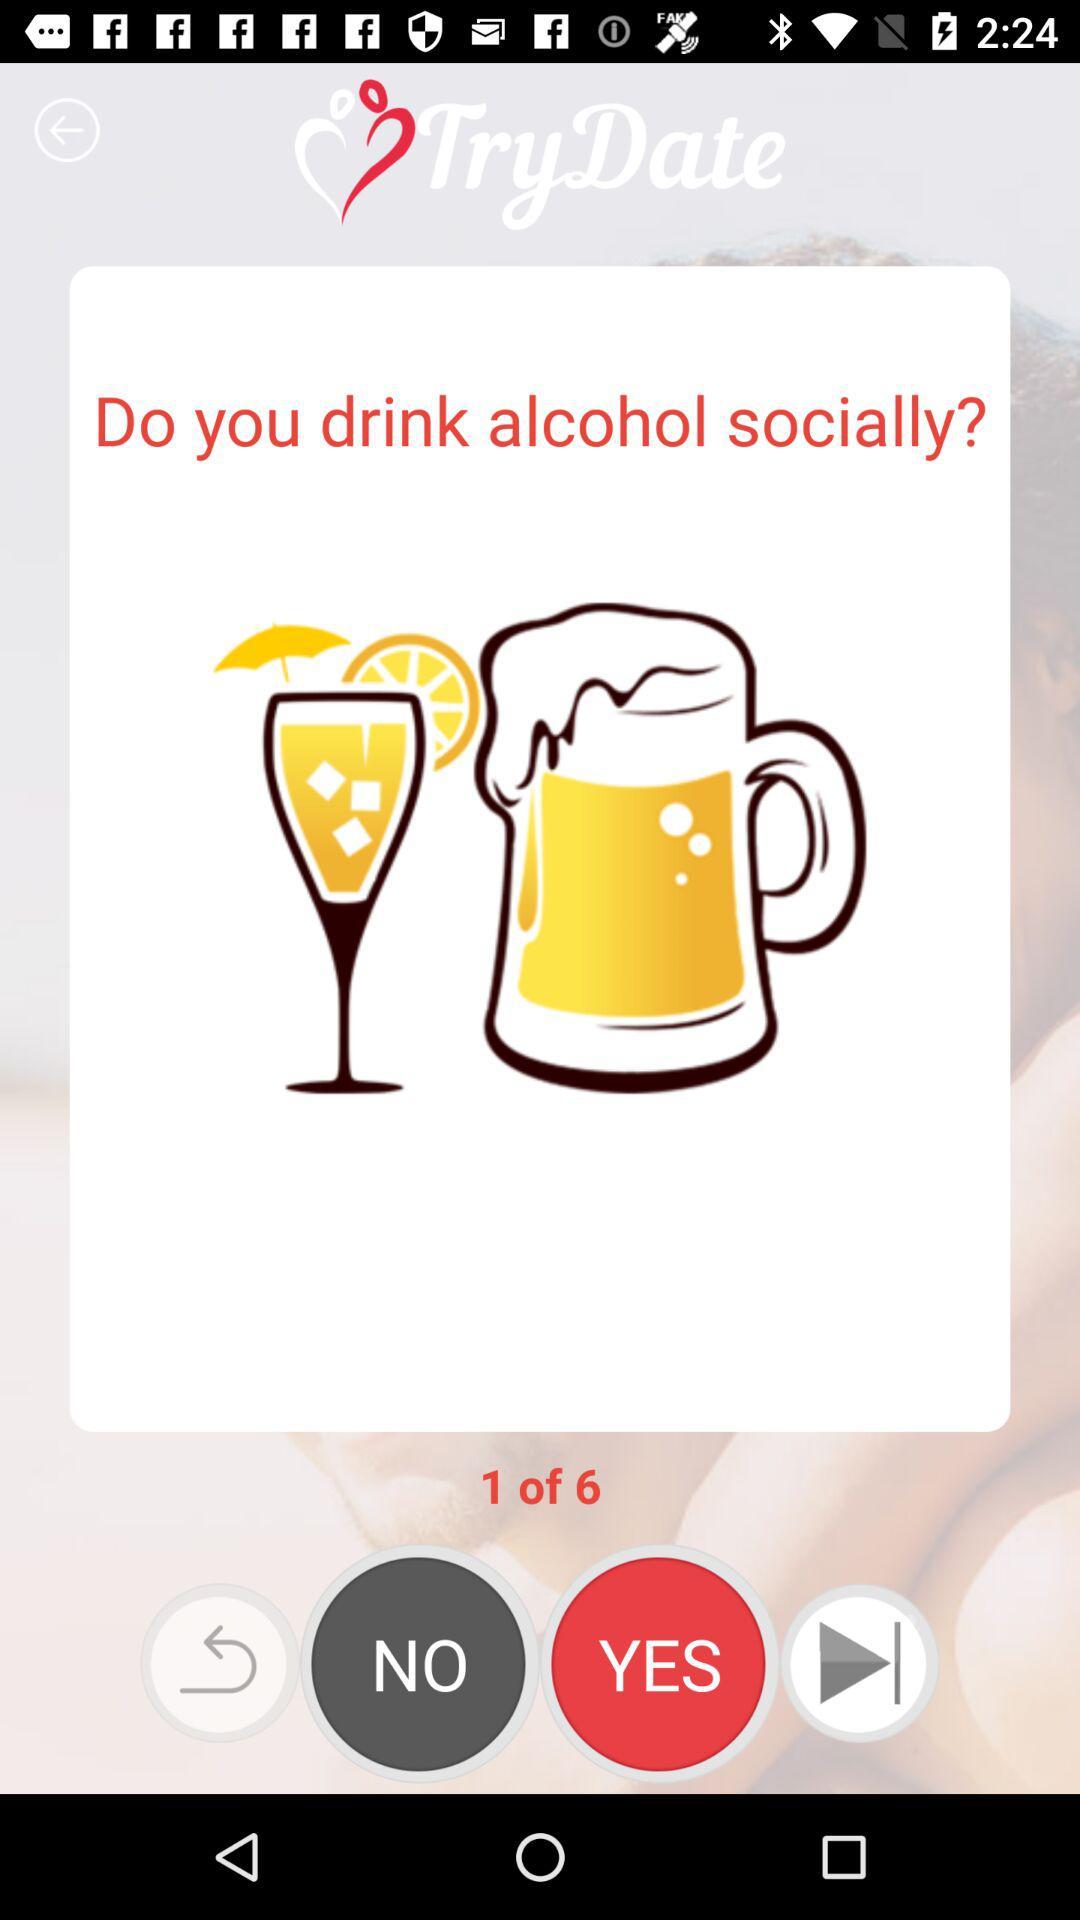 The image size is (1080, 1920). What do you see at coordinates (858, 1663) in the screenshot?
I see `the icon below 1 of 6 icon` at bounding box center [858, 1663].